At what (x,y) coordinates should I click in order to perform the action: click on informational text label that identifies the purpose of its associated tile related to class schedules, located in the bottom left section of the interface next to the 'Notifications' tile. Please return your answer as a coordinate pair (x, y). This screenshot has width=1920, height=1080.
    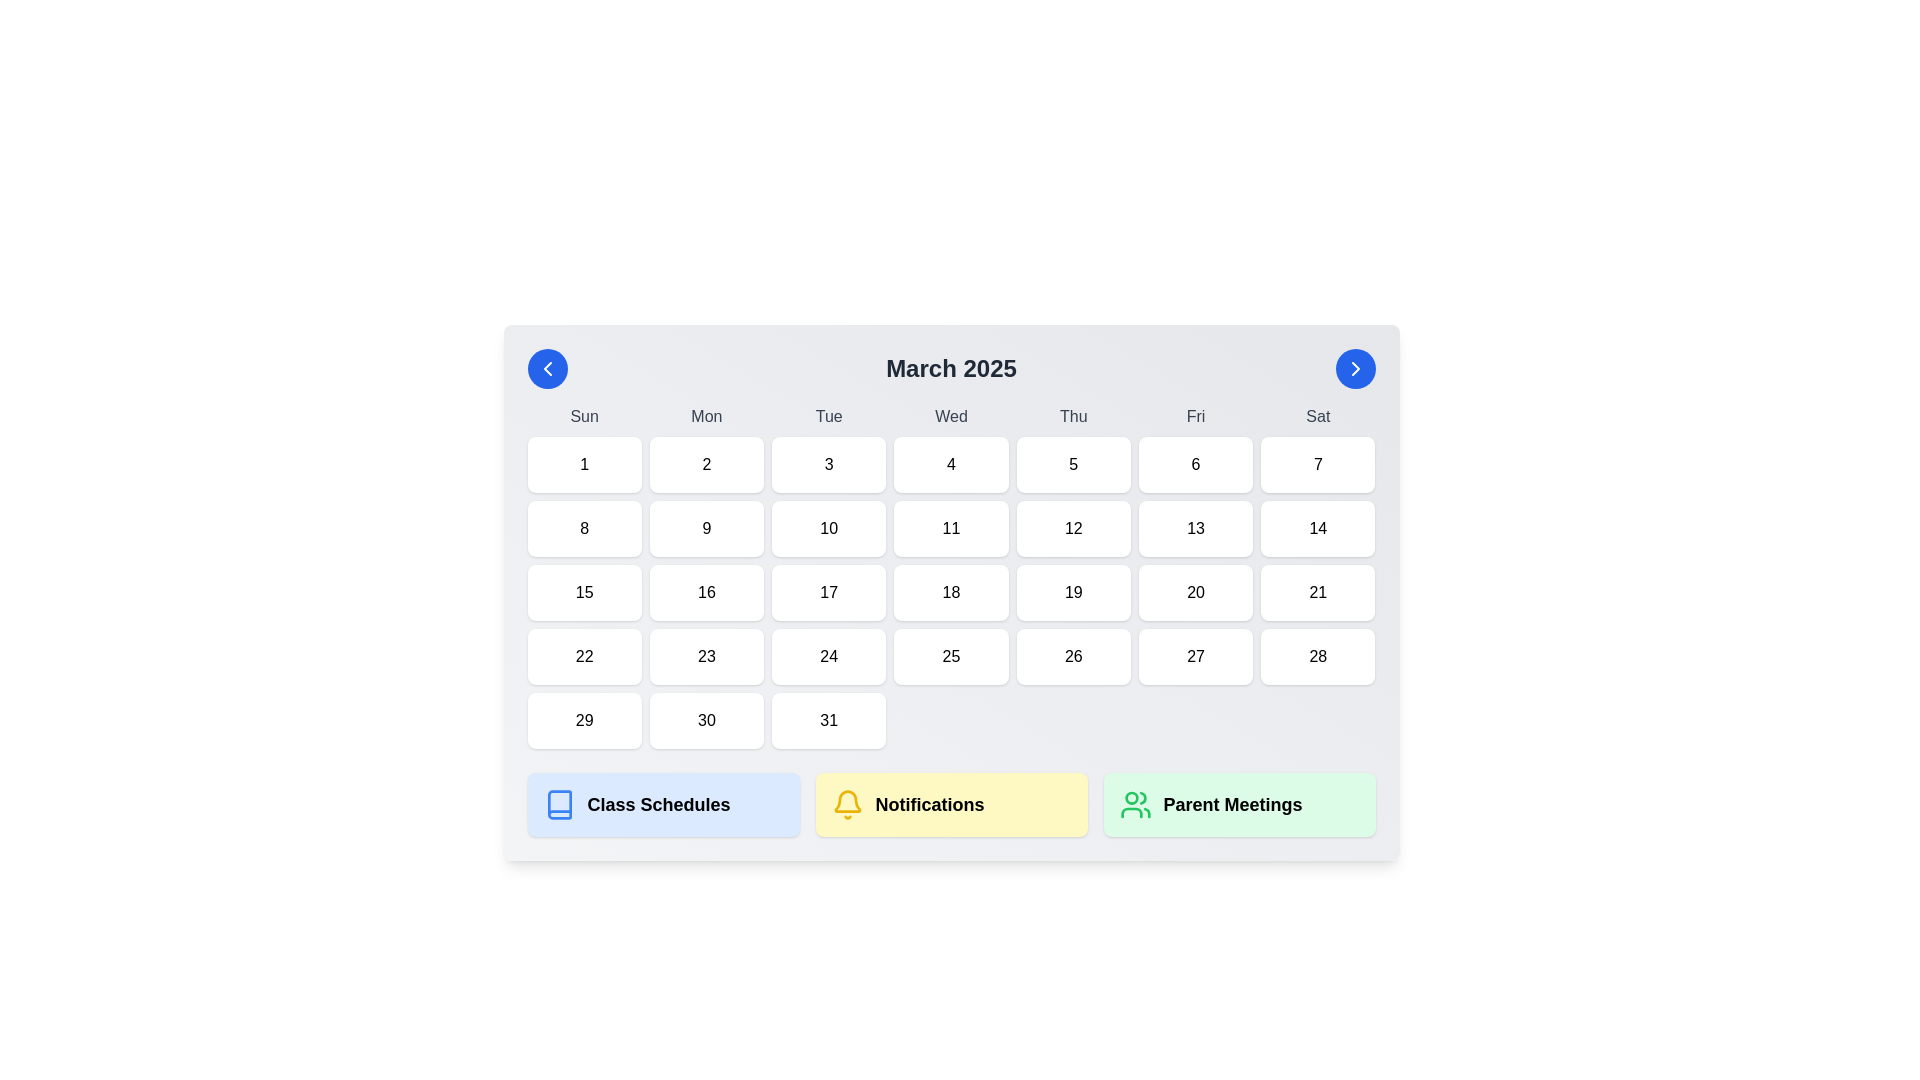
    Looking at the image, I should click on (658, 804).